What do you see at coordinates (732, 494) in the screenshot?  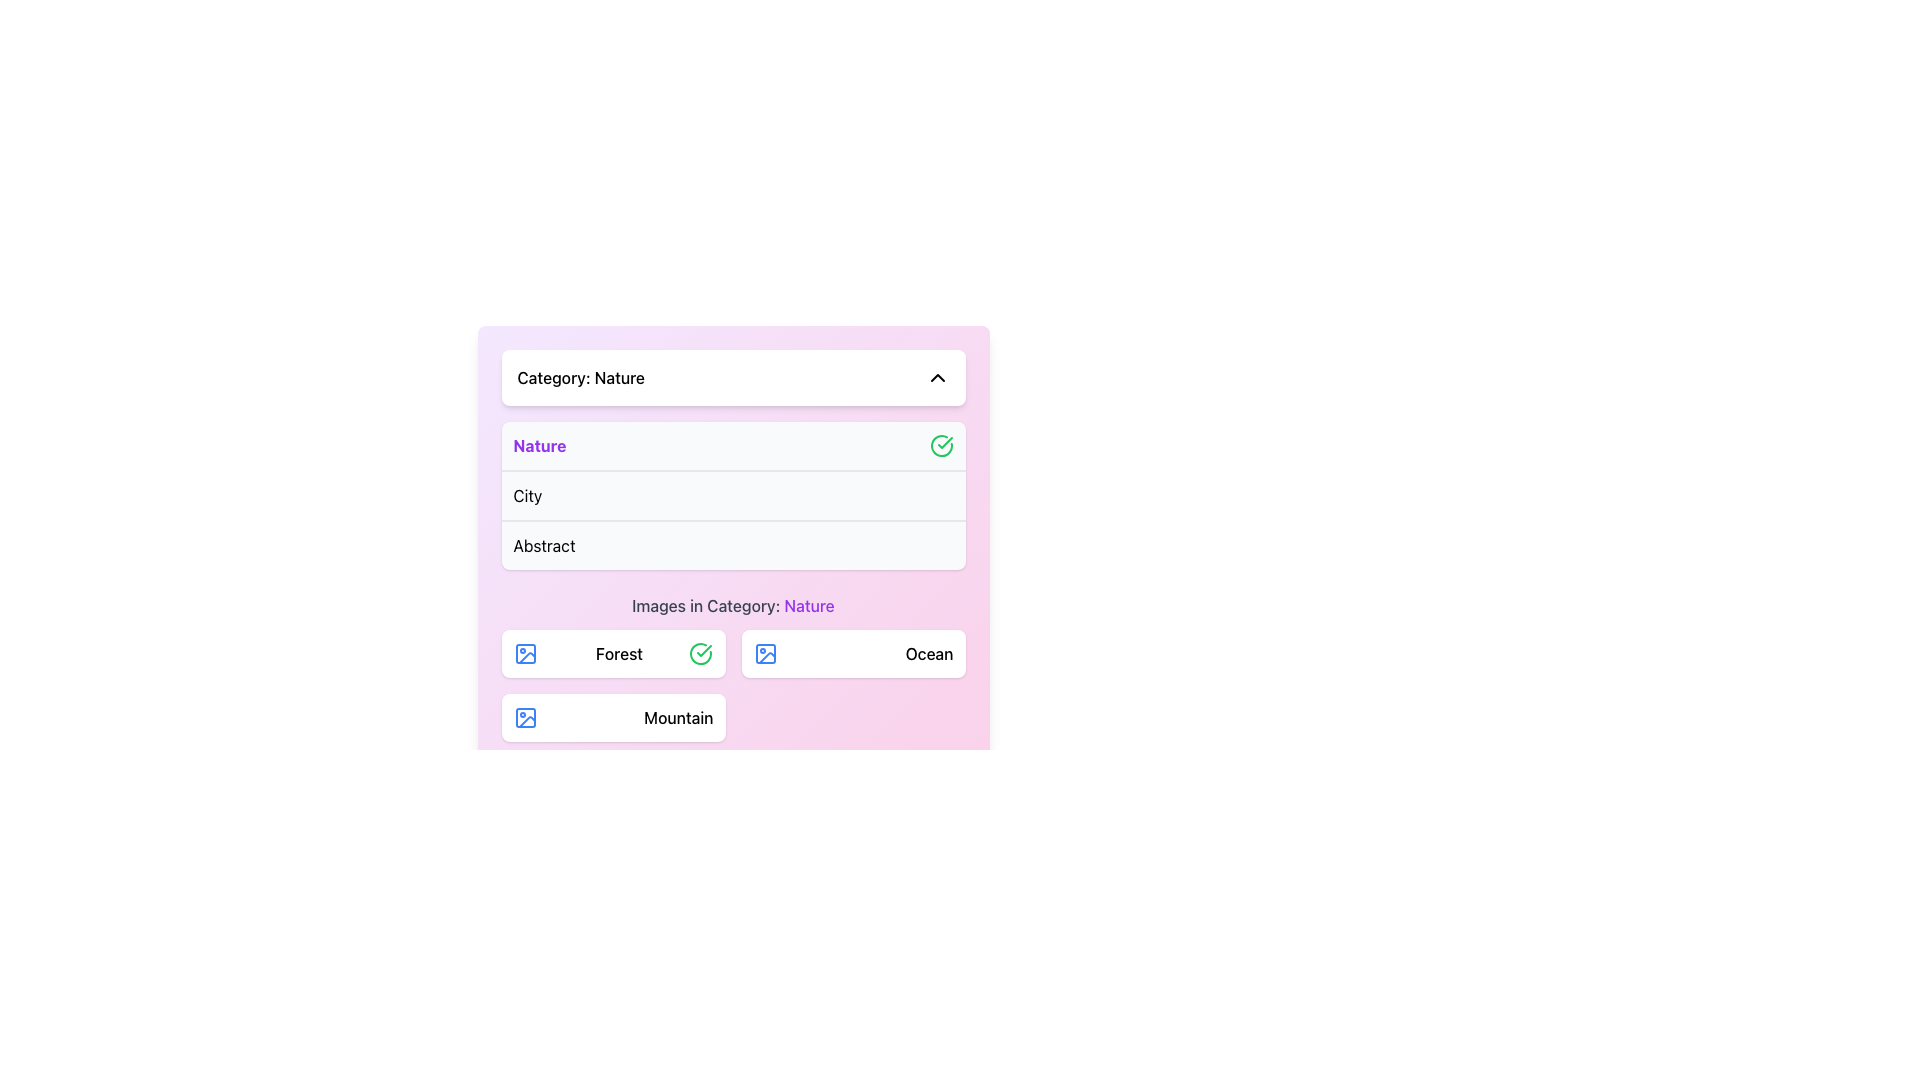 I see `the selectable list item labeled 'City', which is the second item in a vertical list of options` at bounding box center [732, 494].